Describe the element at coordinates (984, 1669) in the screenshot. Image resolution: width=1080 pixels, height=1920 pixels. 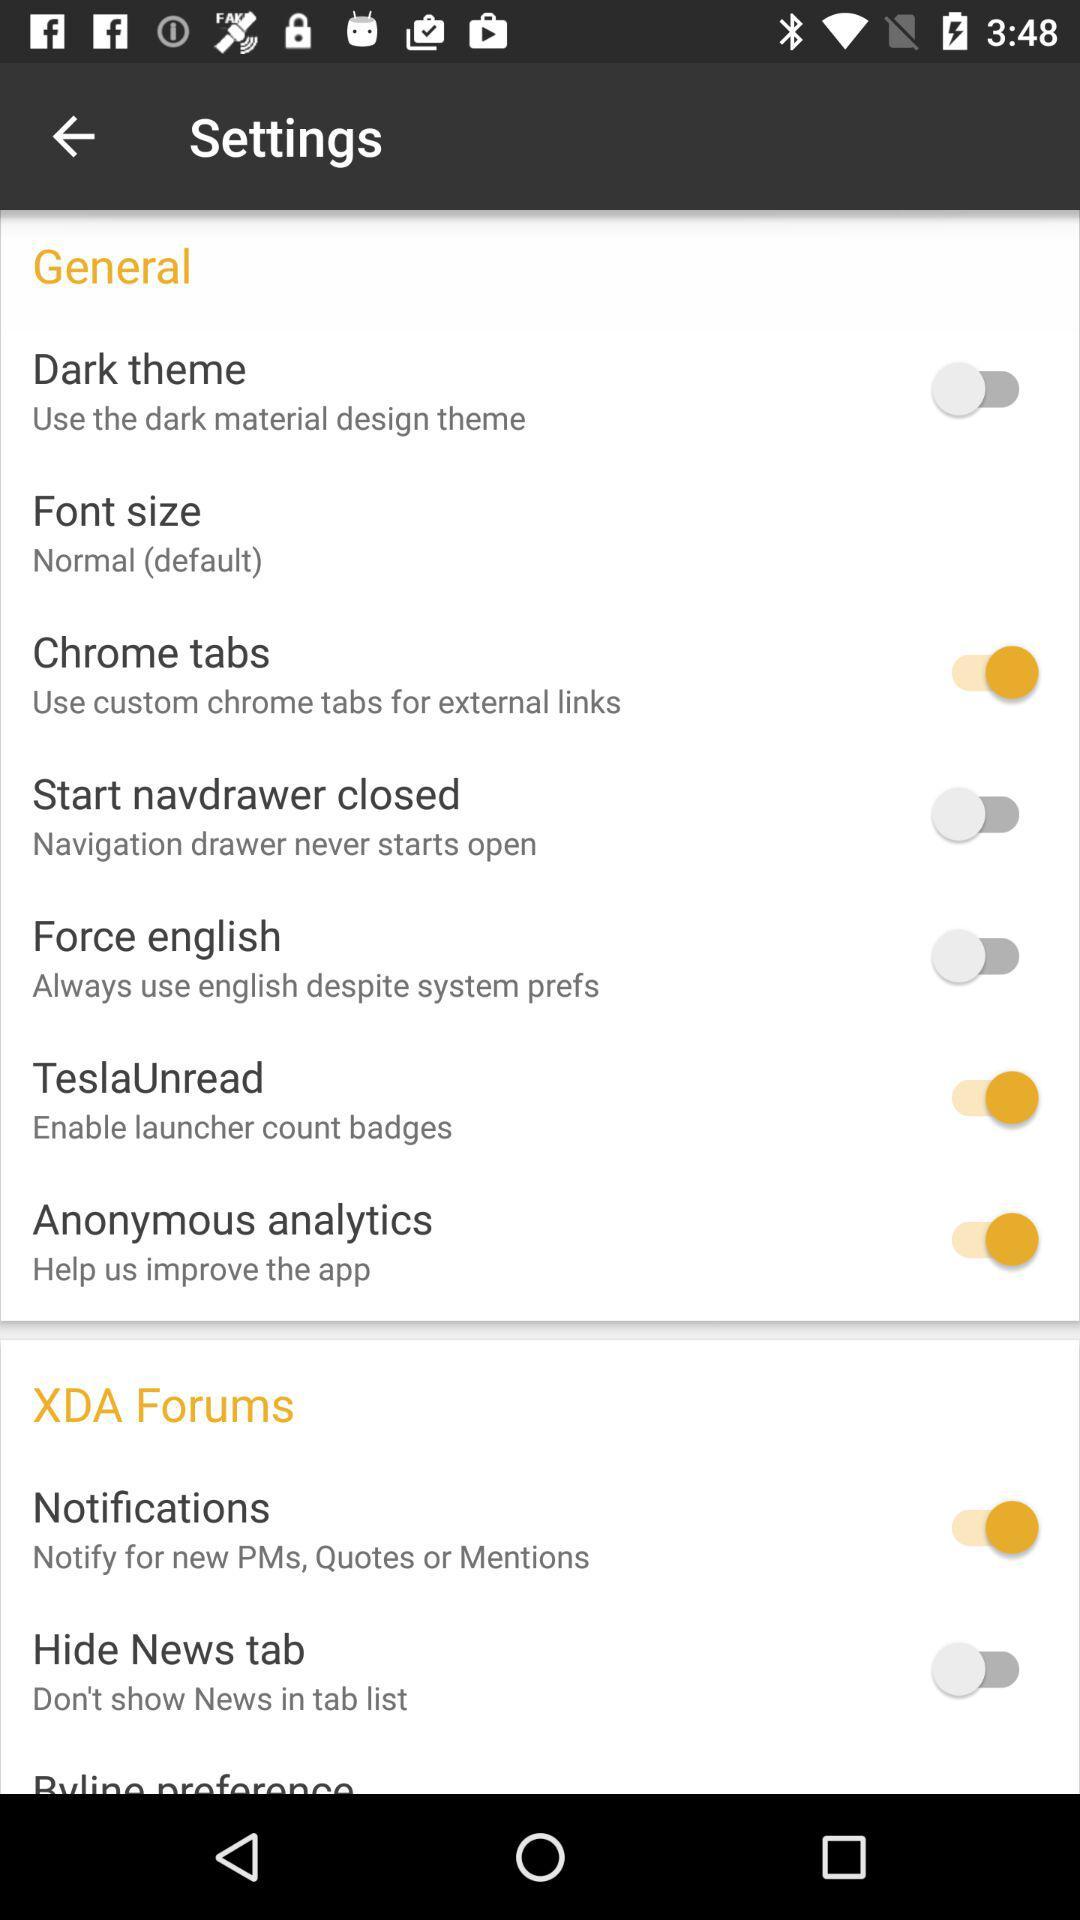
I see `the icon next to the hide news tab` at that location.